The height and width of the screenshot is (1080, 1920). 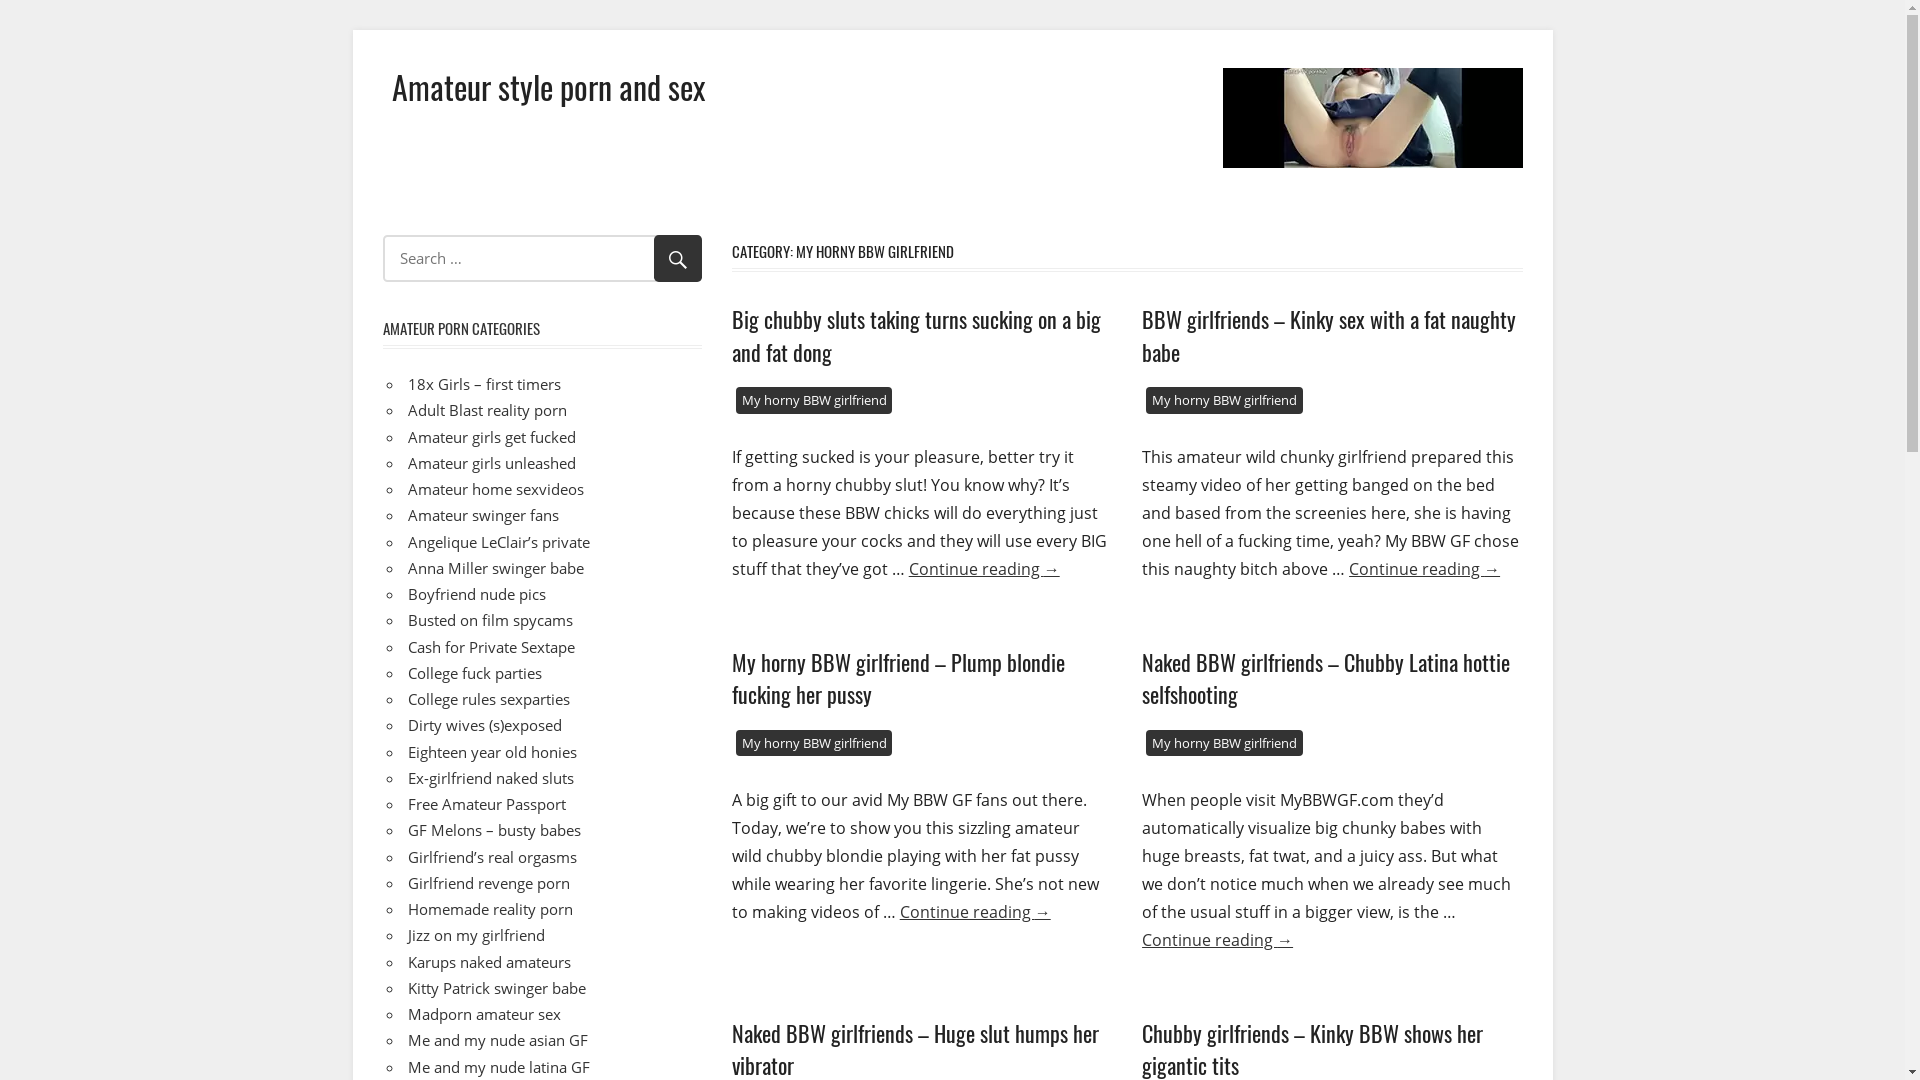 I want to click on 'Ex-girlfriend naked sluts', so click(x=490, y=777).